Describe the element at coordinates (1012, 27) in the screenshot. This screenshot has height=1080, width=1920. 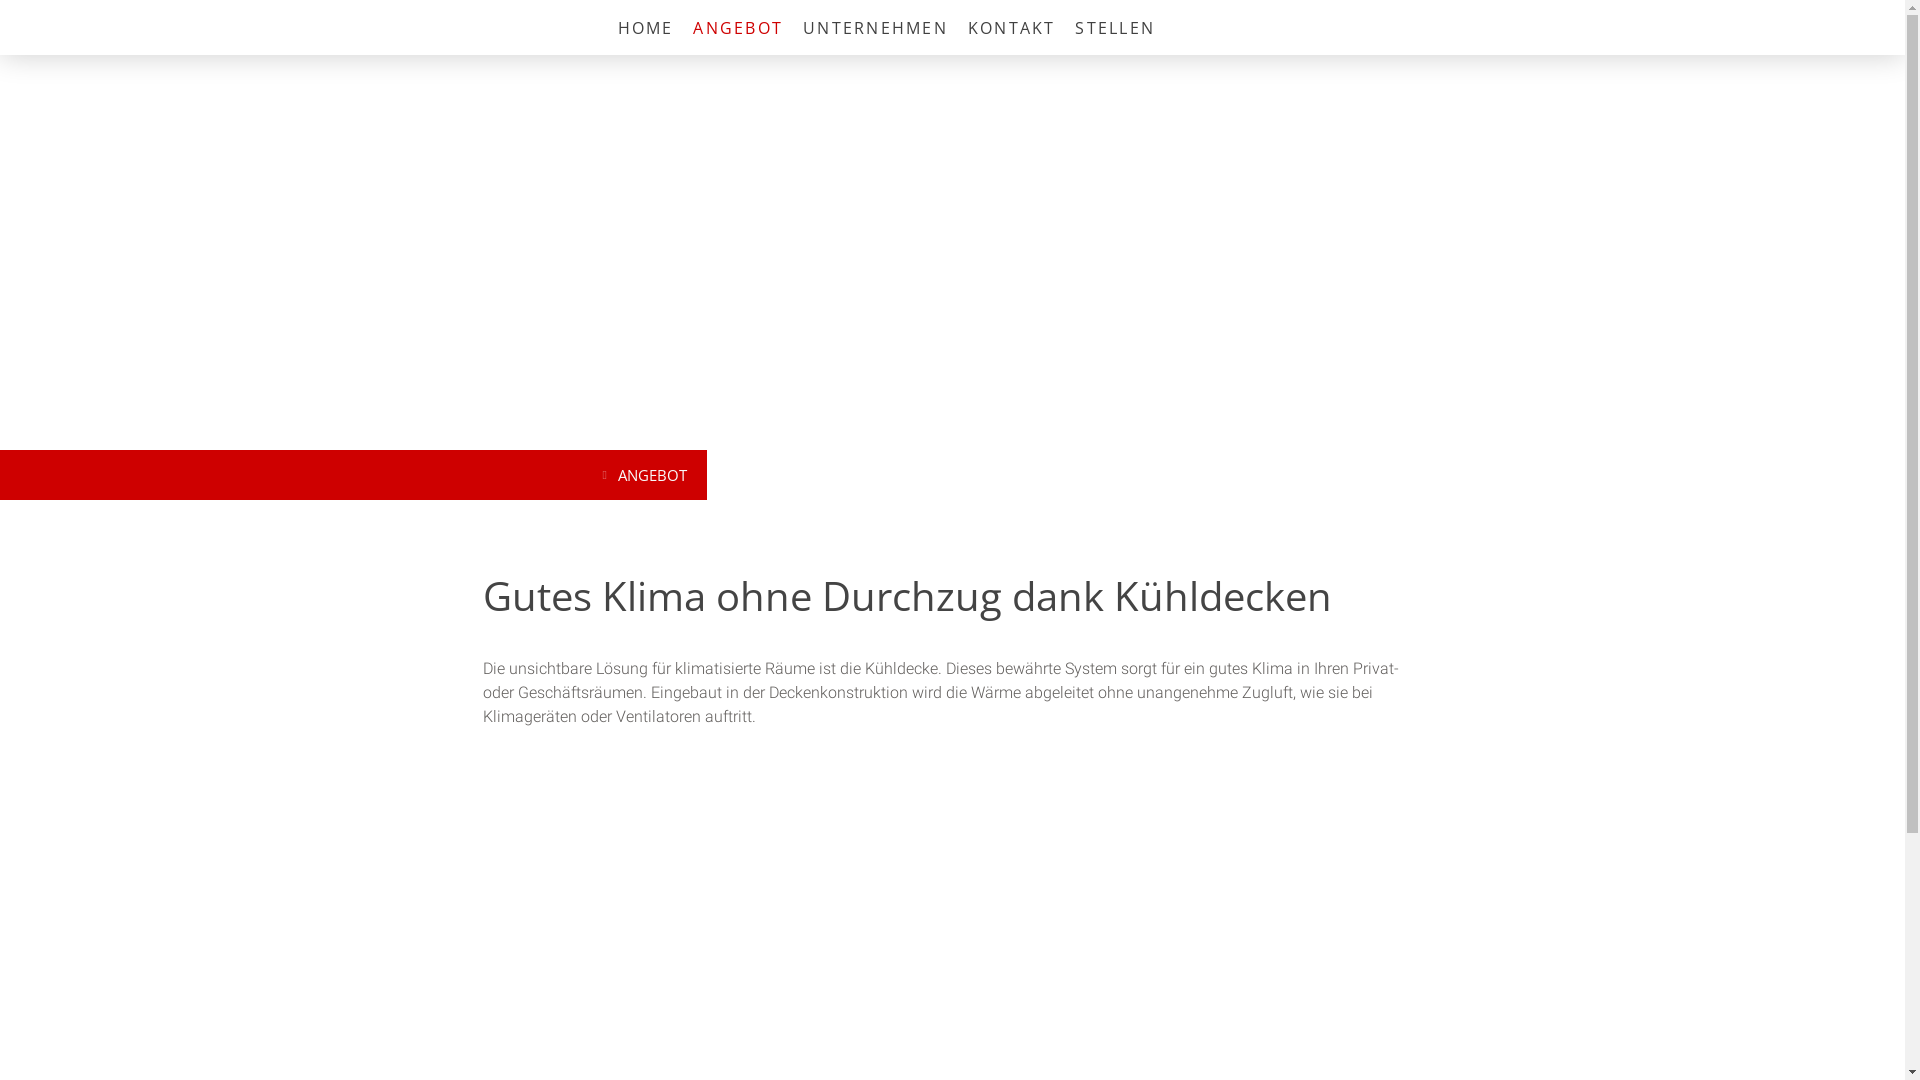
I see `'KONTAKT'` at that location.